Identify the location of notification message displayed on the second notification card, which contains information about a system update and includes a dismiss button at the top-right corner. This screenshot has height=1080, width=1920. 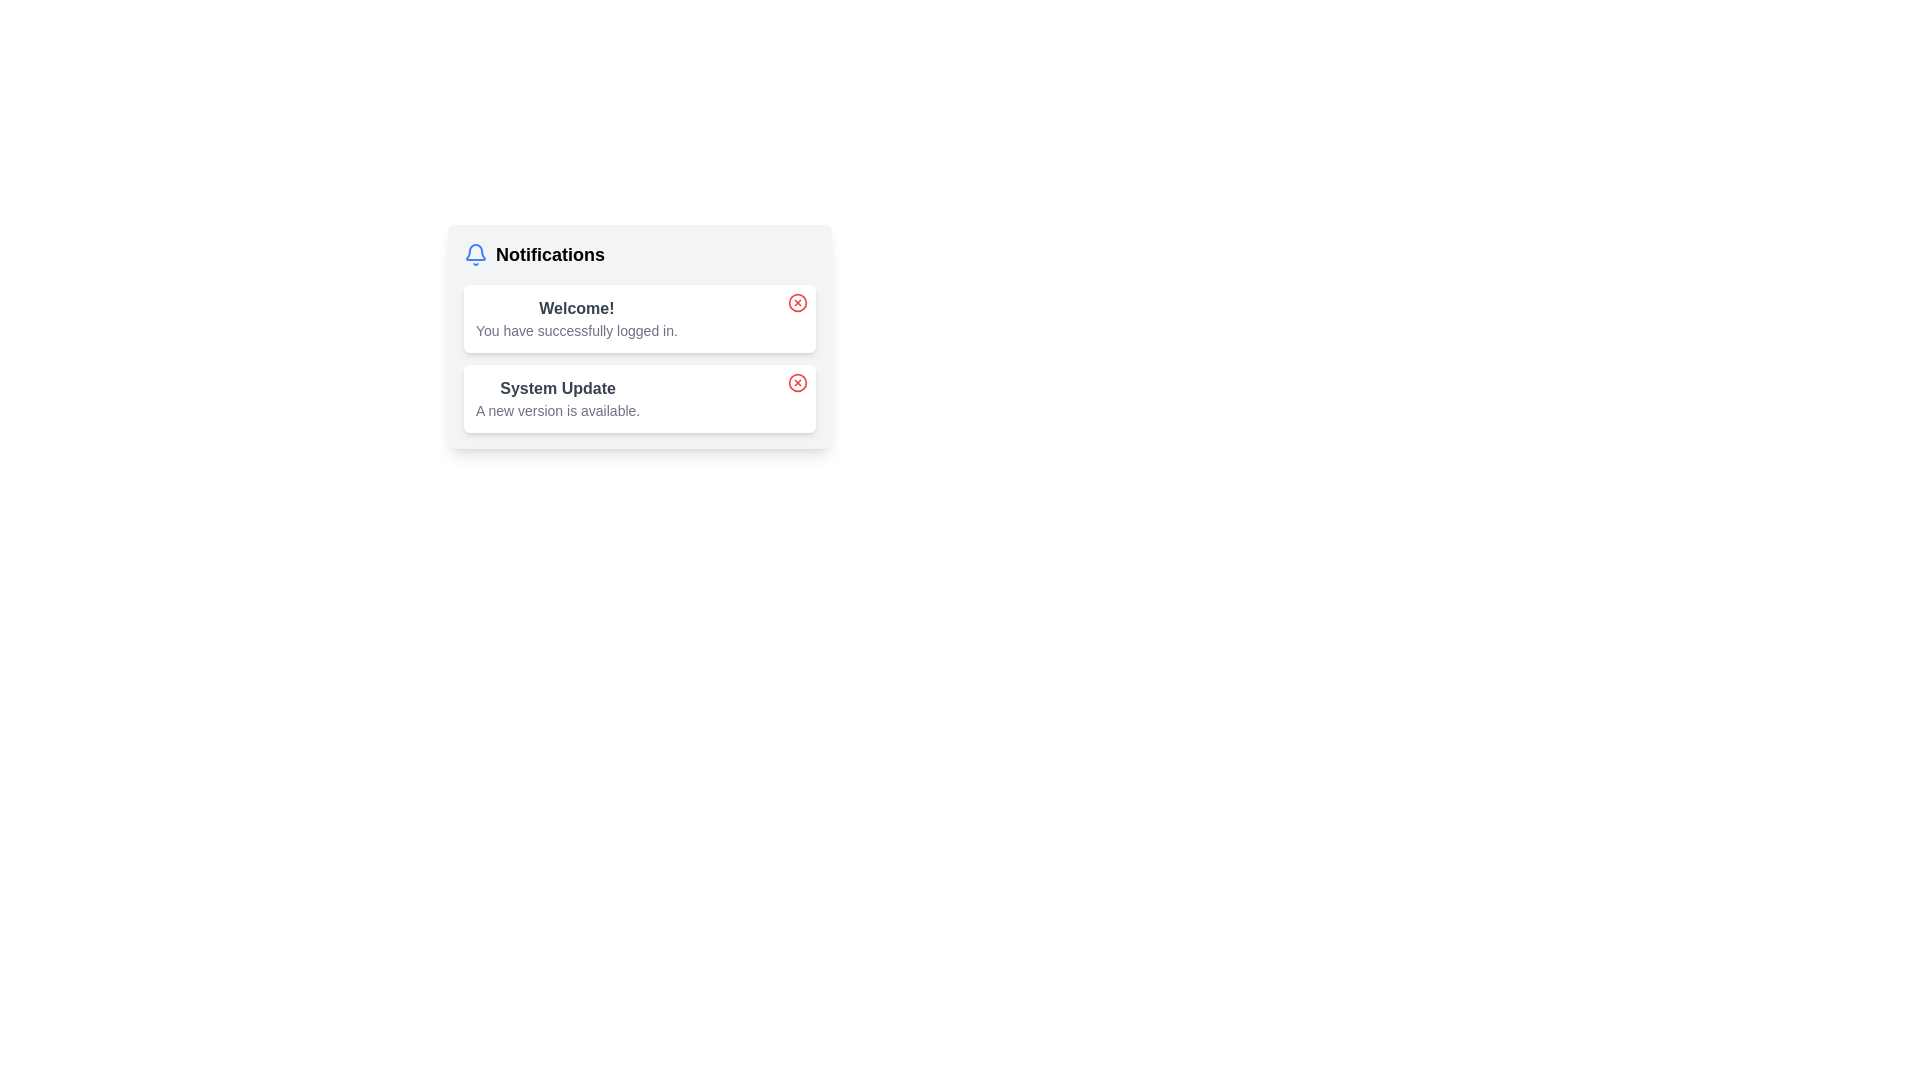
(638, 398).